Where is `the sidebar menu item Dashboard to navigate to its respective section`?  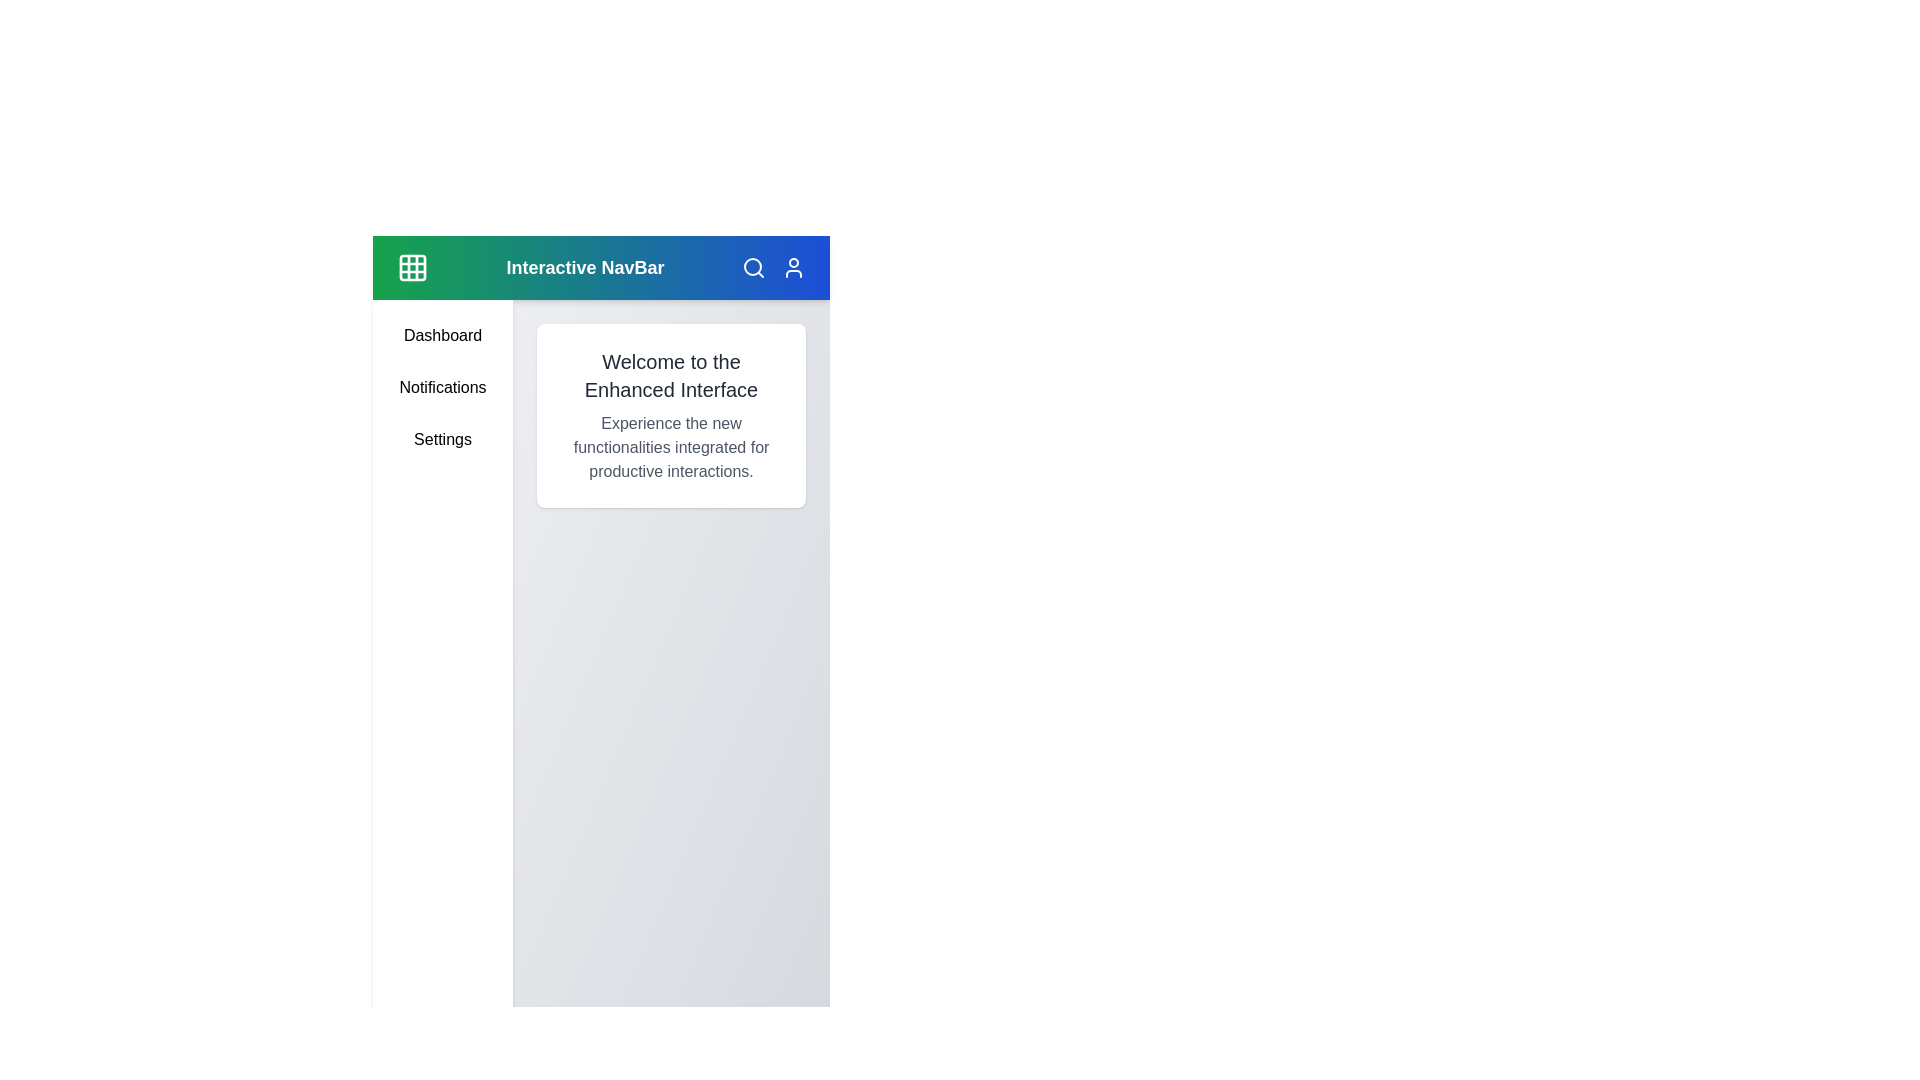 the sidebar menu item Dashboard to navigate to its respective section is located at coordinates (441, 334).